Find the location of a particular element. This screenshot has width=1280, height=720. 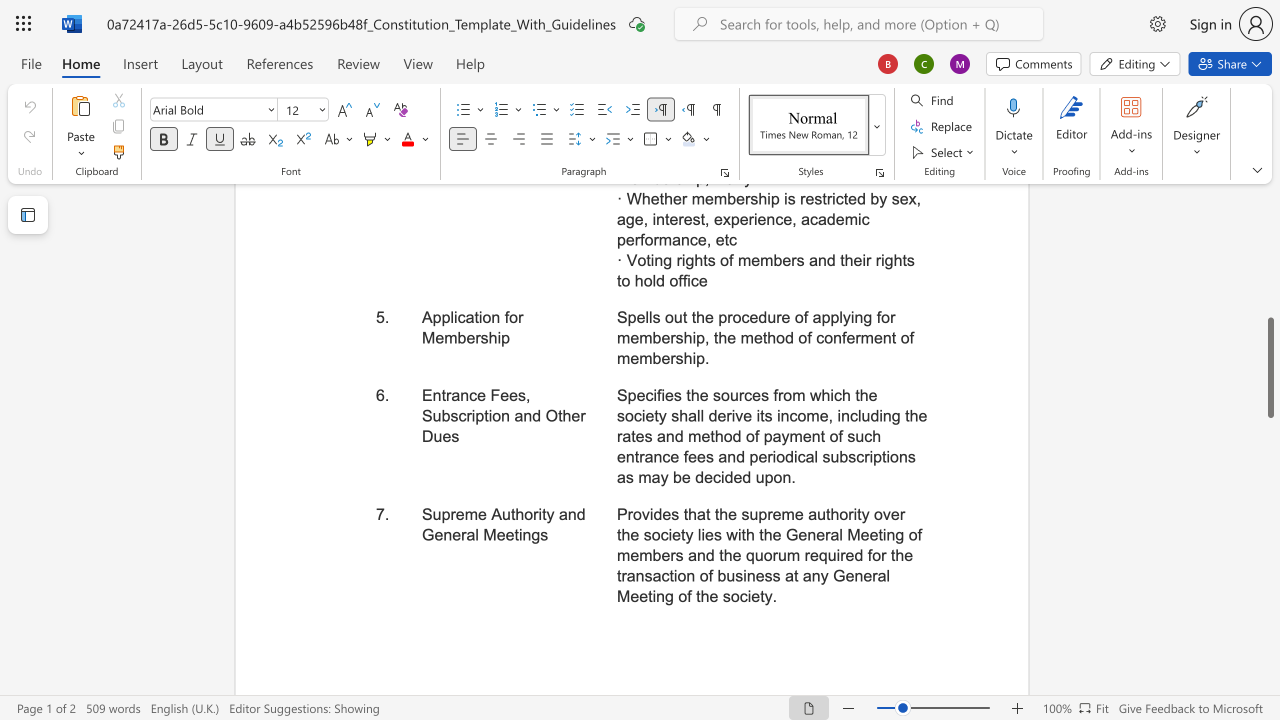

the scrollbar to scroll upward is located at coordinates (1269, 220).